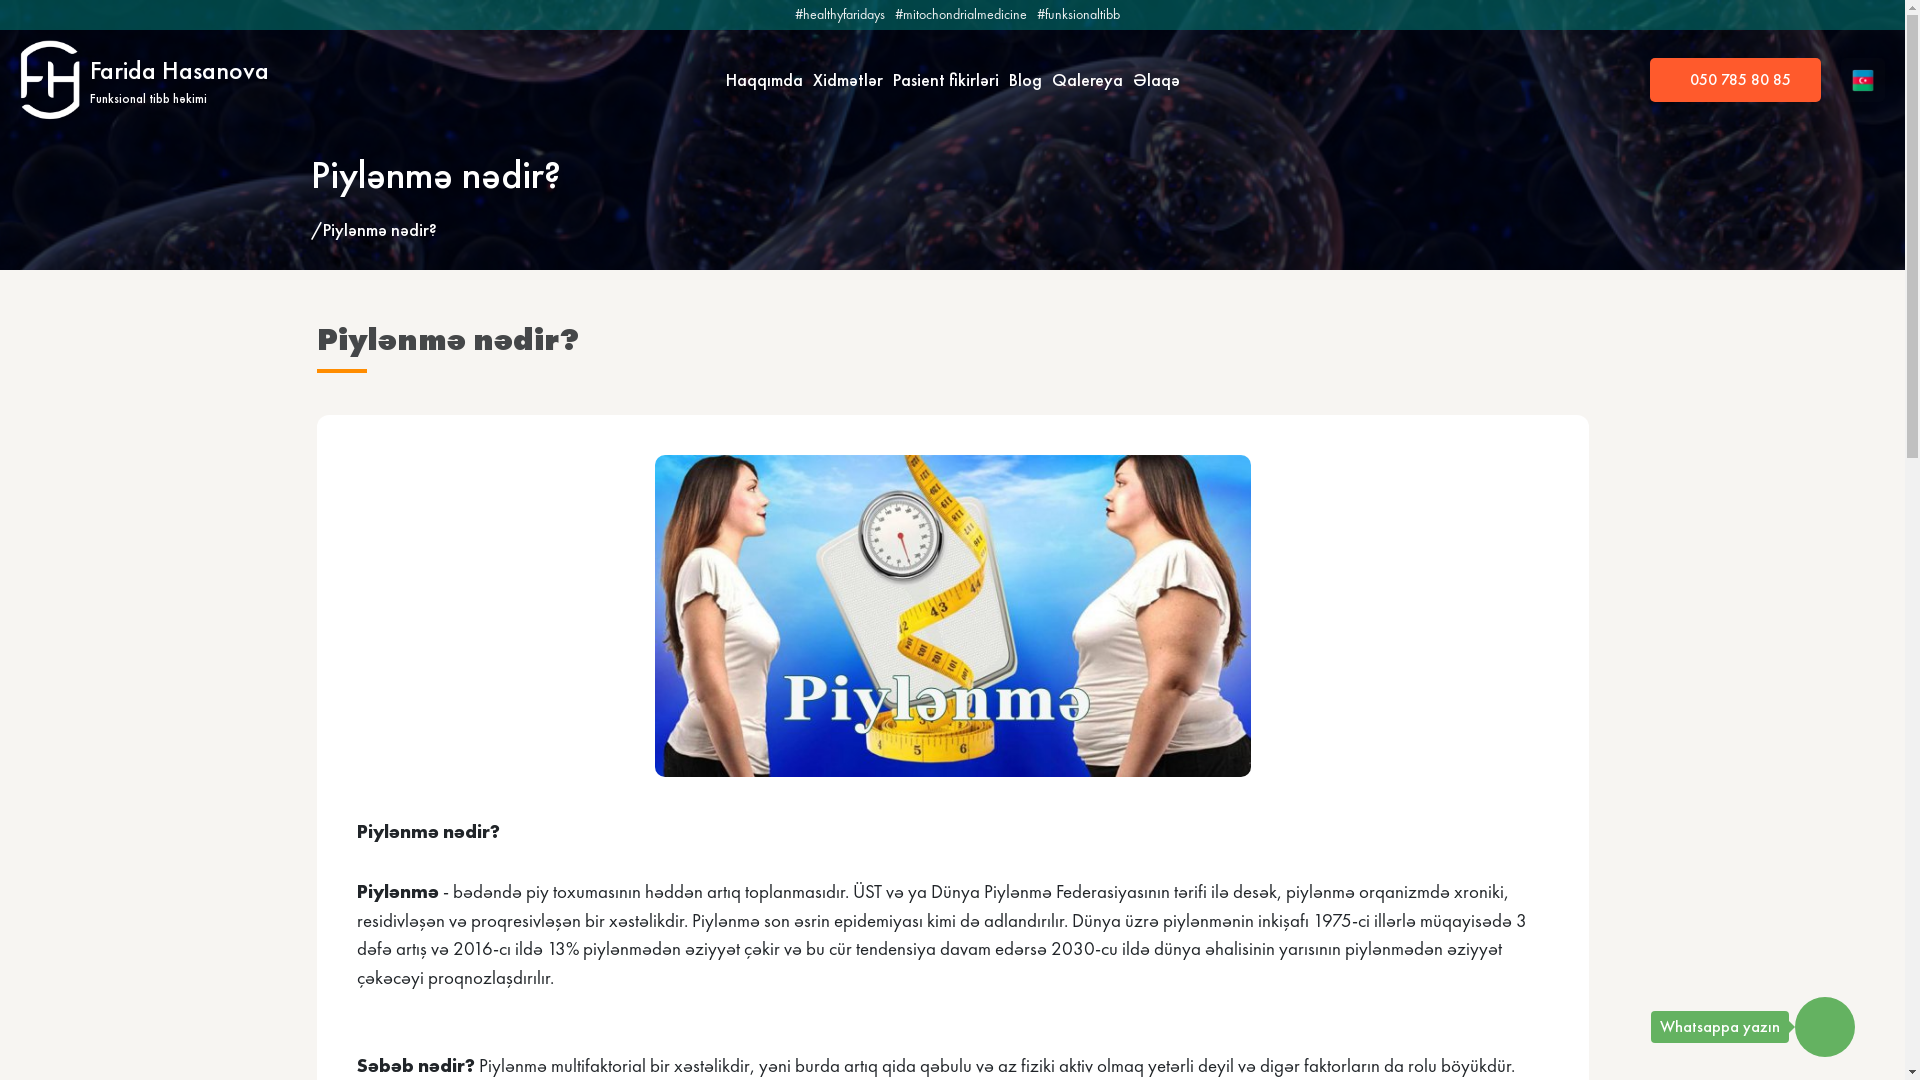 This screenshot has height=1080, width=1920. What do you see at coordinates (315, 227) in the screenshot?
I see `'/'` at bounding box center [315, 227].